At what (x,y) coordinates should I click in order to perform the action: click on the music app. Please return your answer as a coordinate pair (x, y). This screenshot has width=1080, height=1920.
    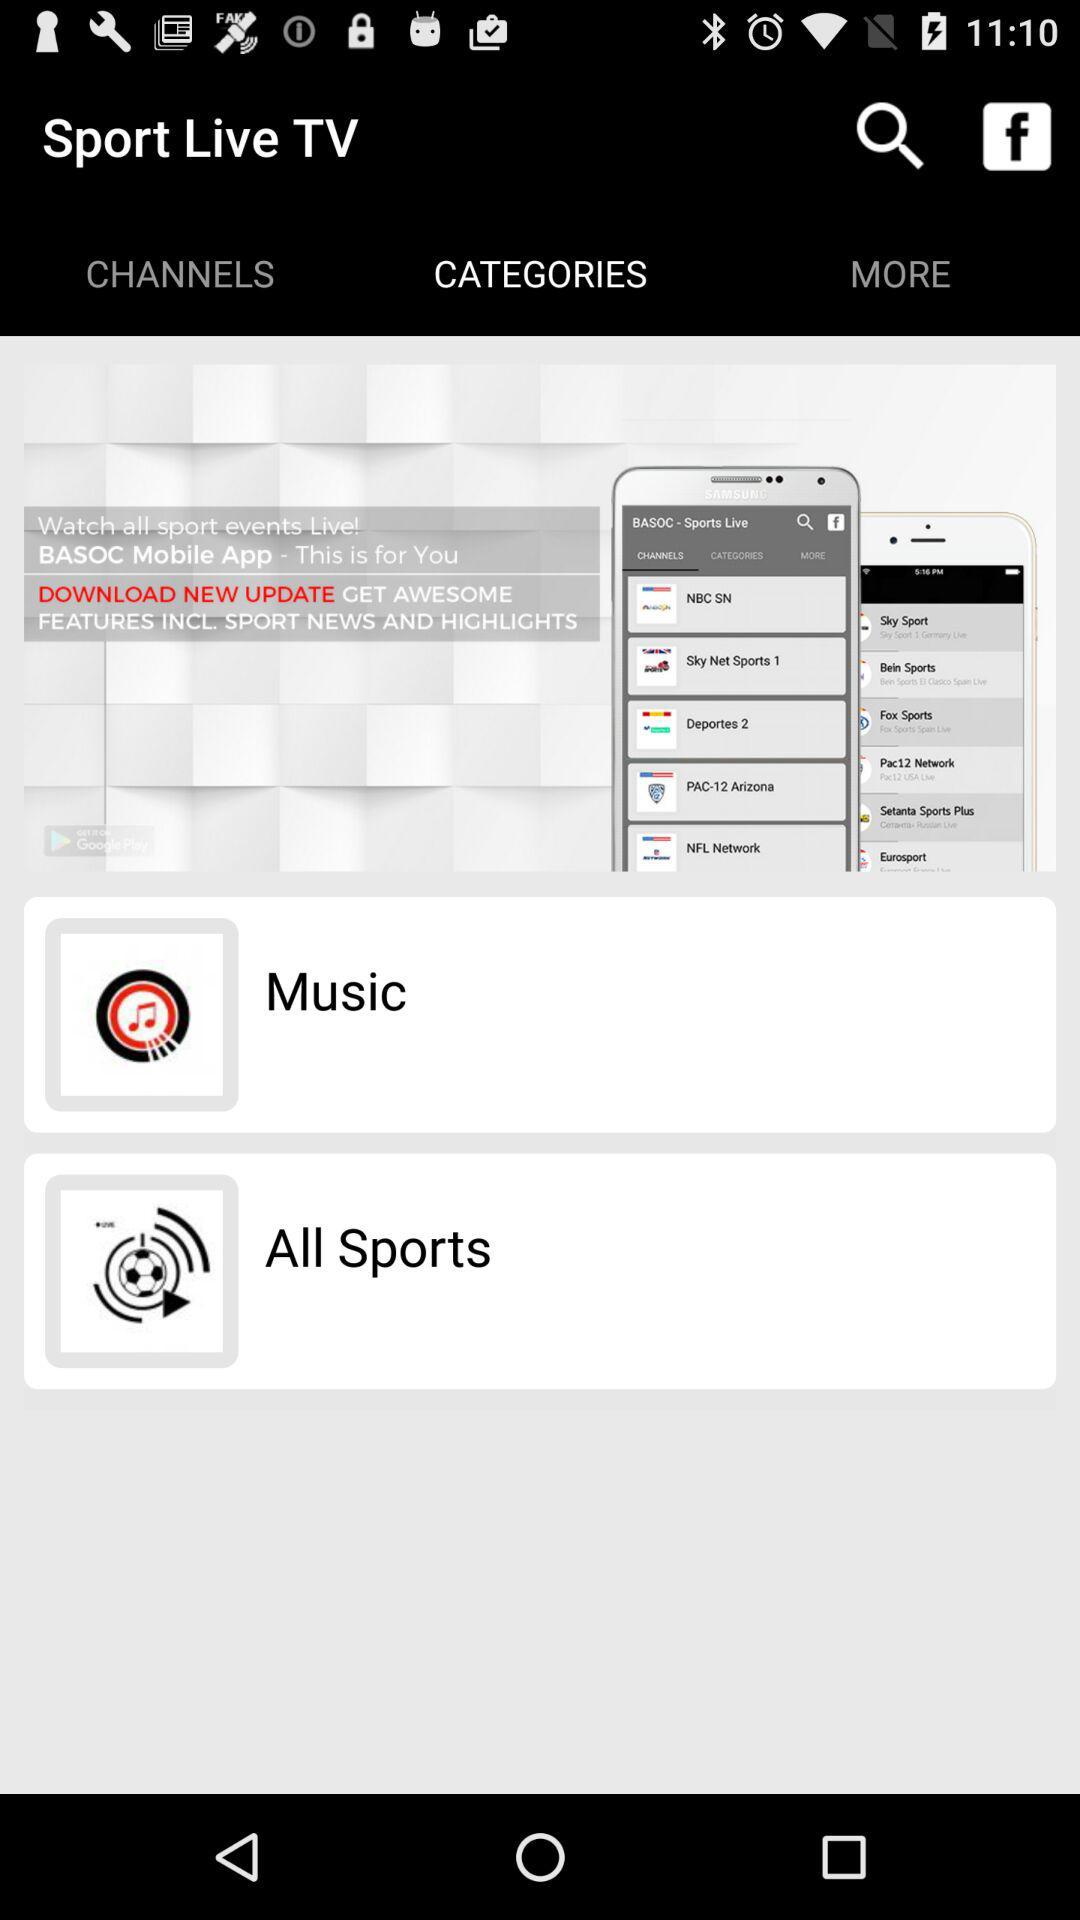
    Looking at the image, I should click on (334, 989).